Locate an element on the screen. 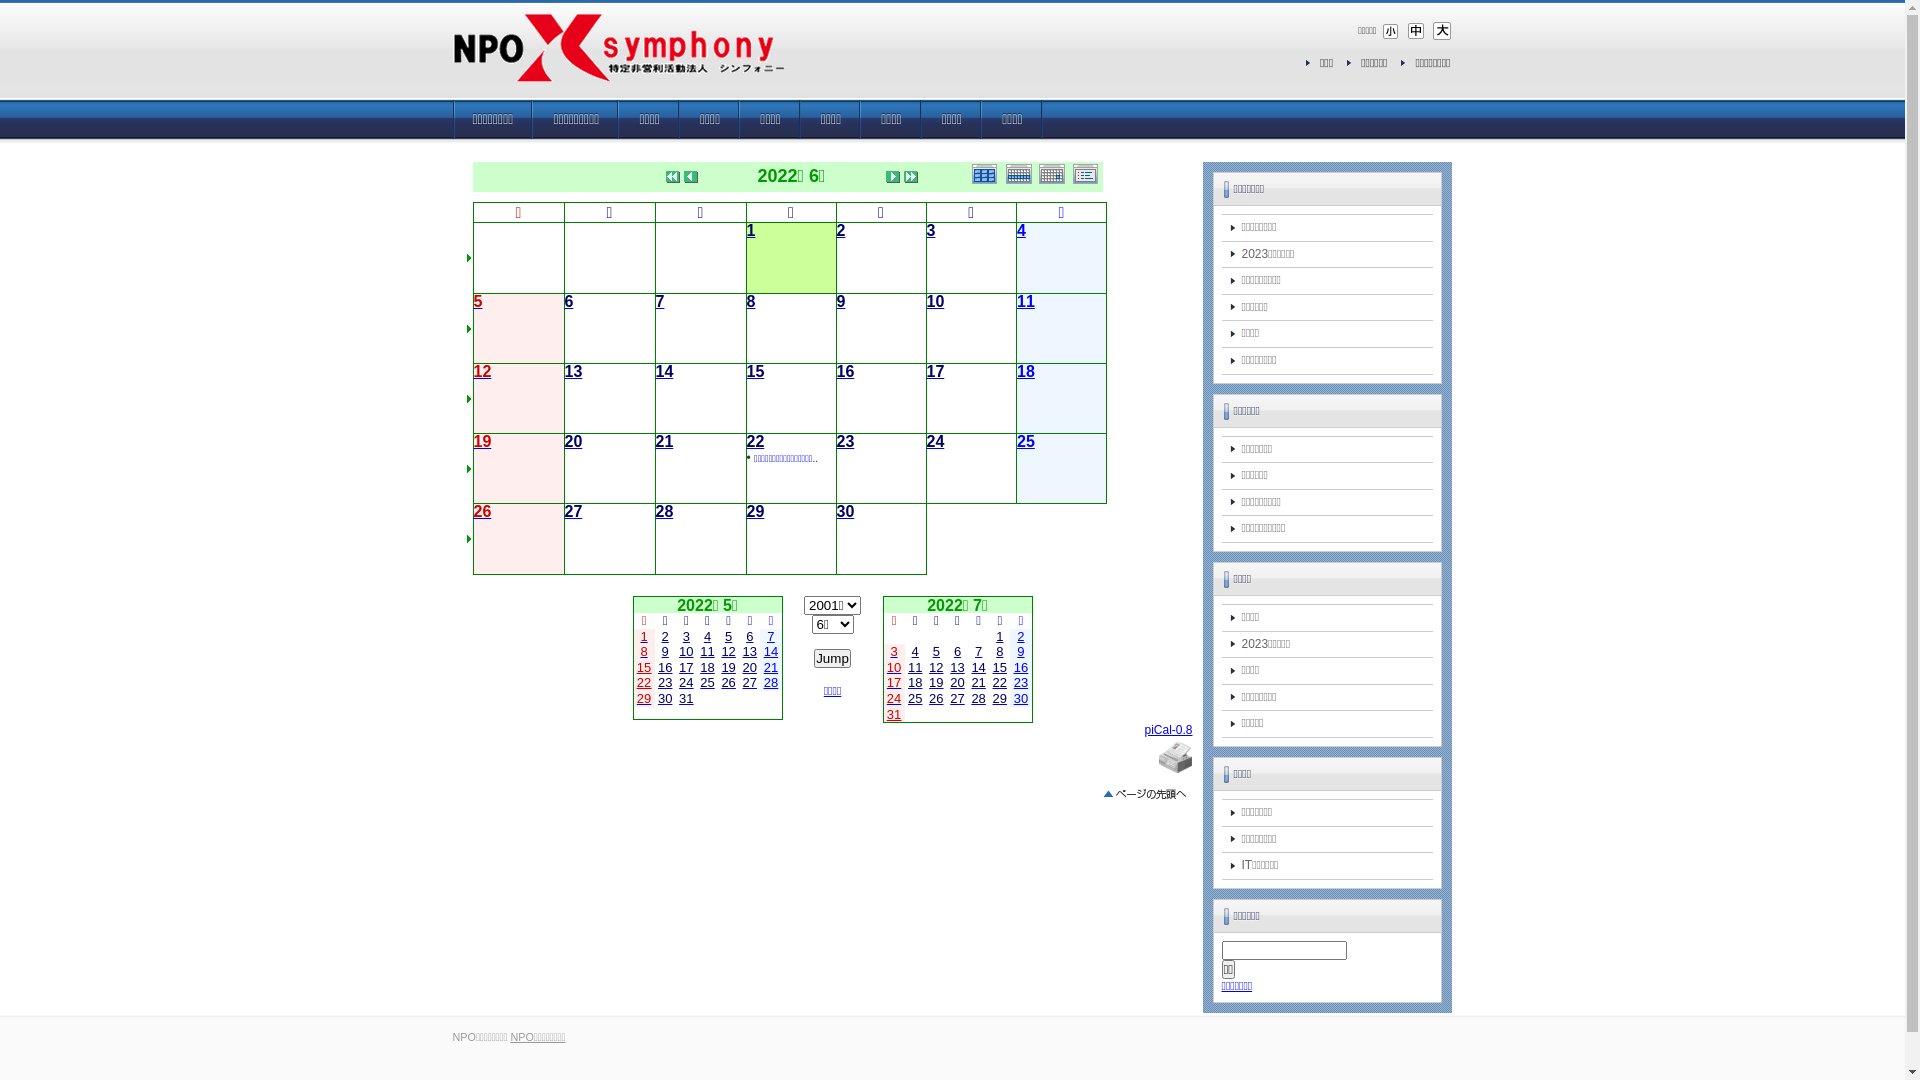 Image resolution: width=1920 pixels, height=1080 pixels. '18' is located at coordinates (1017, 373).